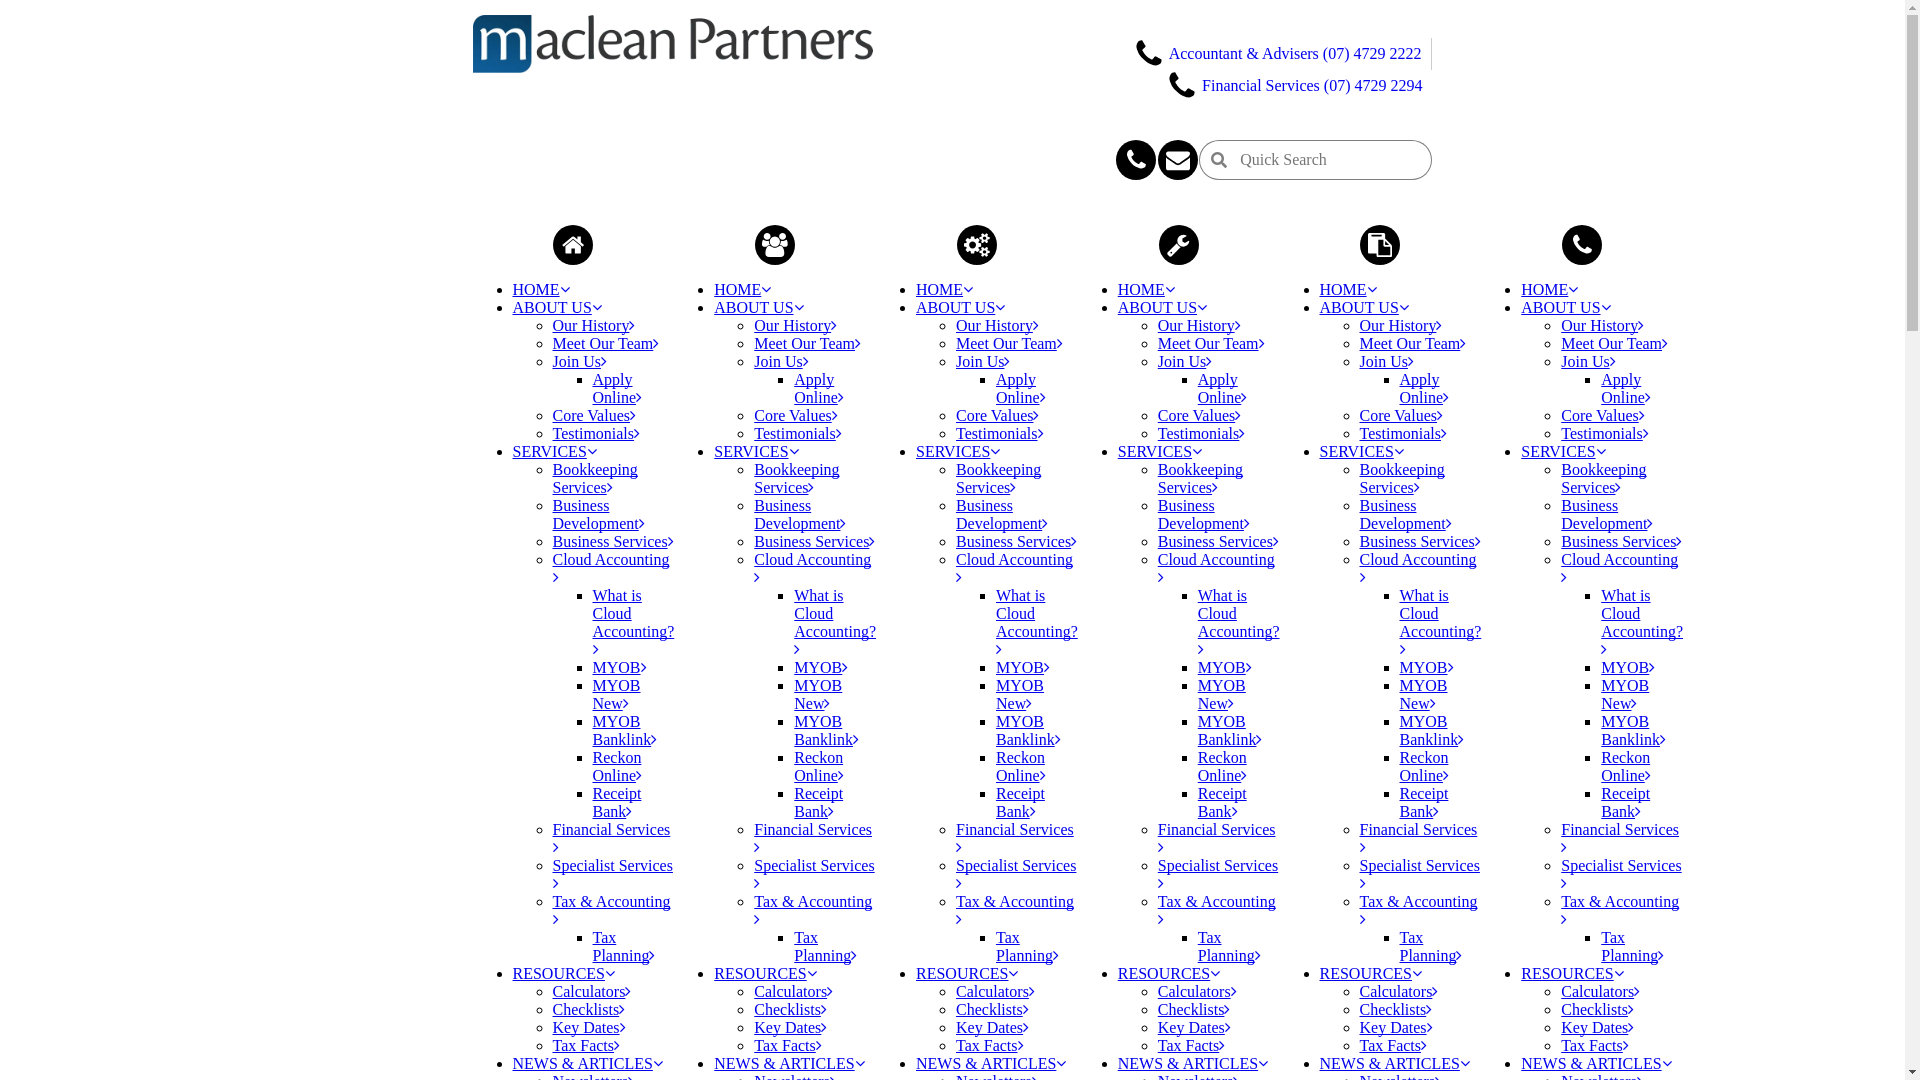  Describe the element at coordinates (1548, 289) in the screenshot. I see `'HOME'` at that location.